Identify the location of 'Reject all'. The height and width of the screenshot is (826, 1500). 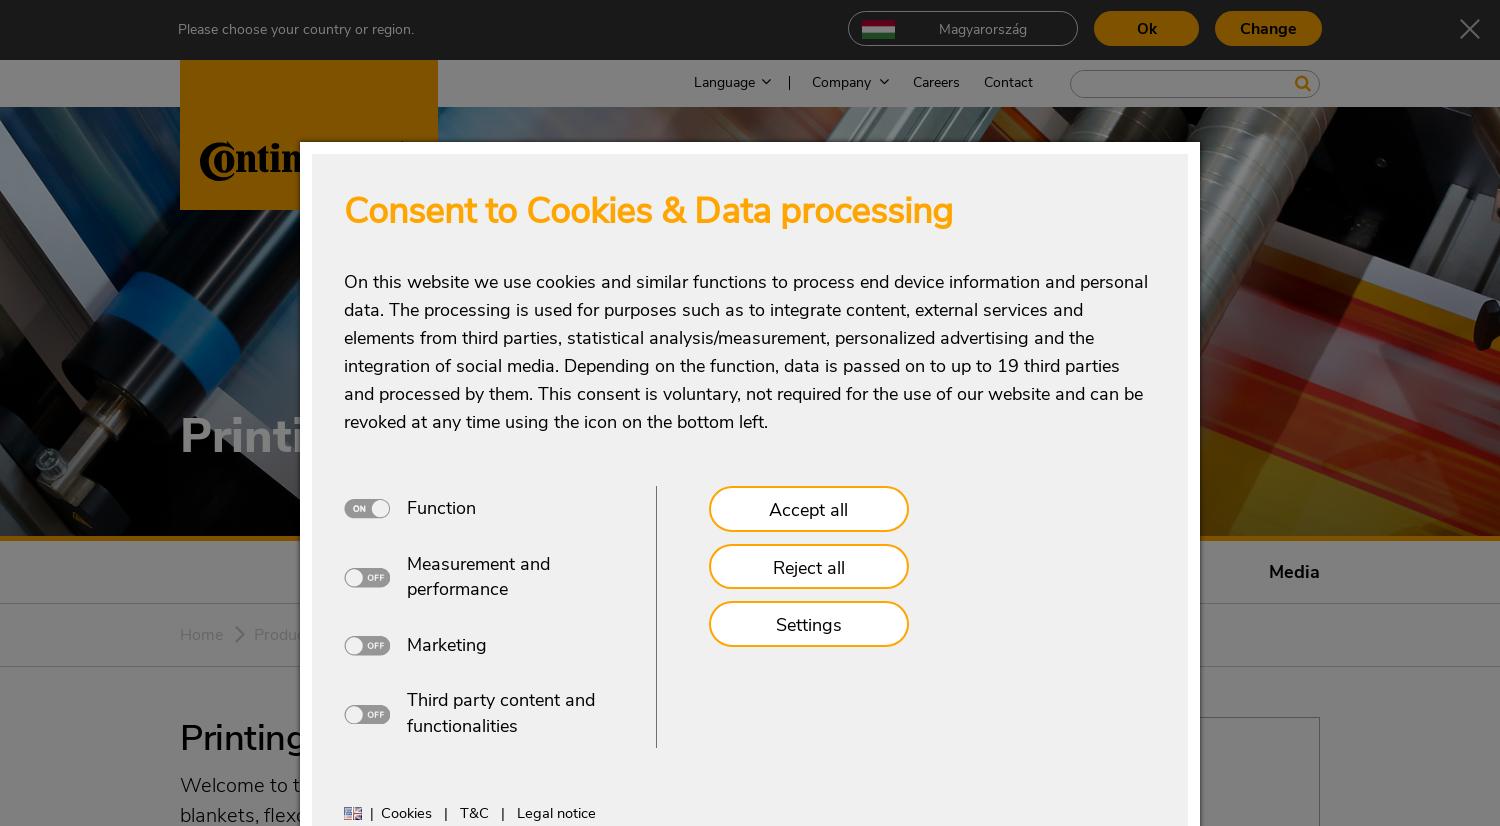
(808, 565).